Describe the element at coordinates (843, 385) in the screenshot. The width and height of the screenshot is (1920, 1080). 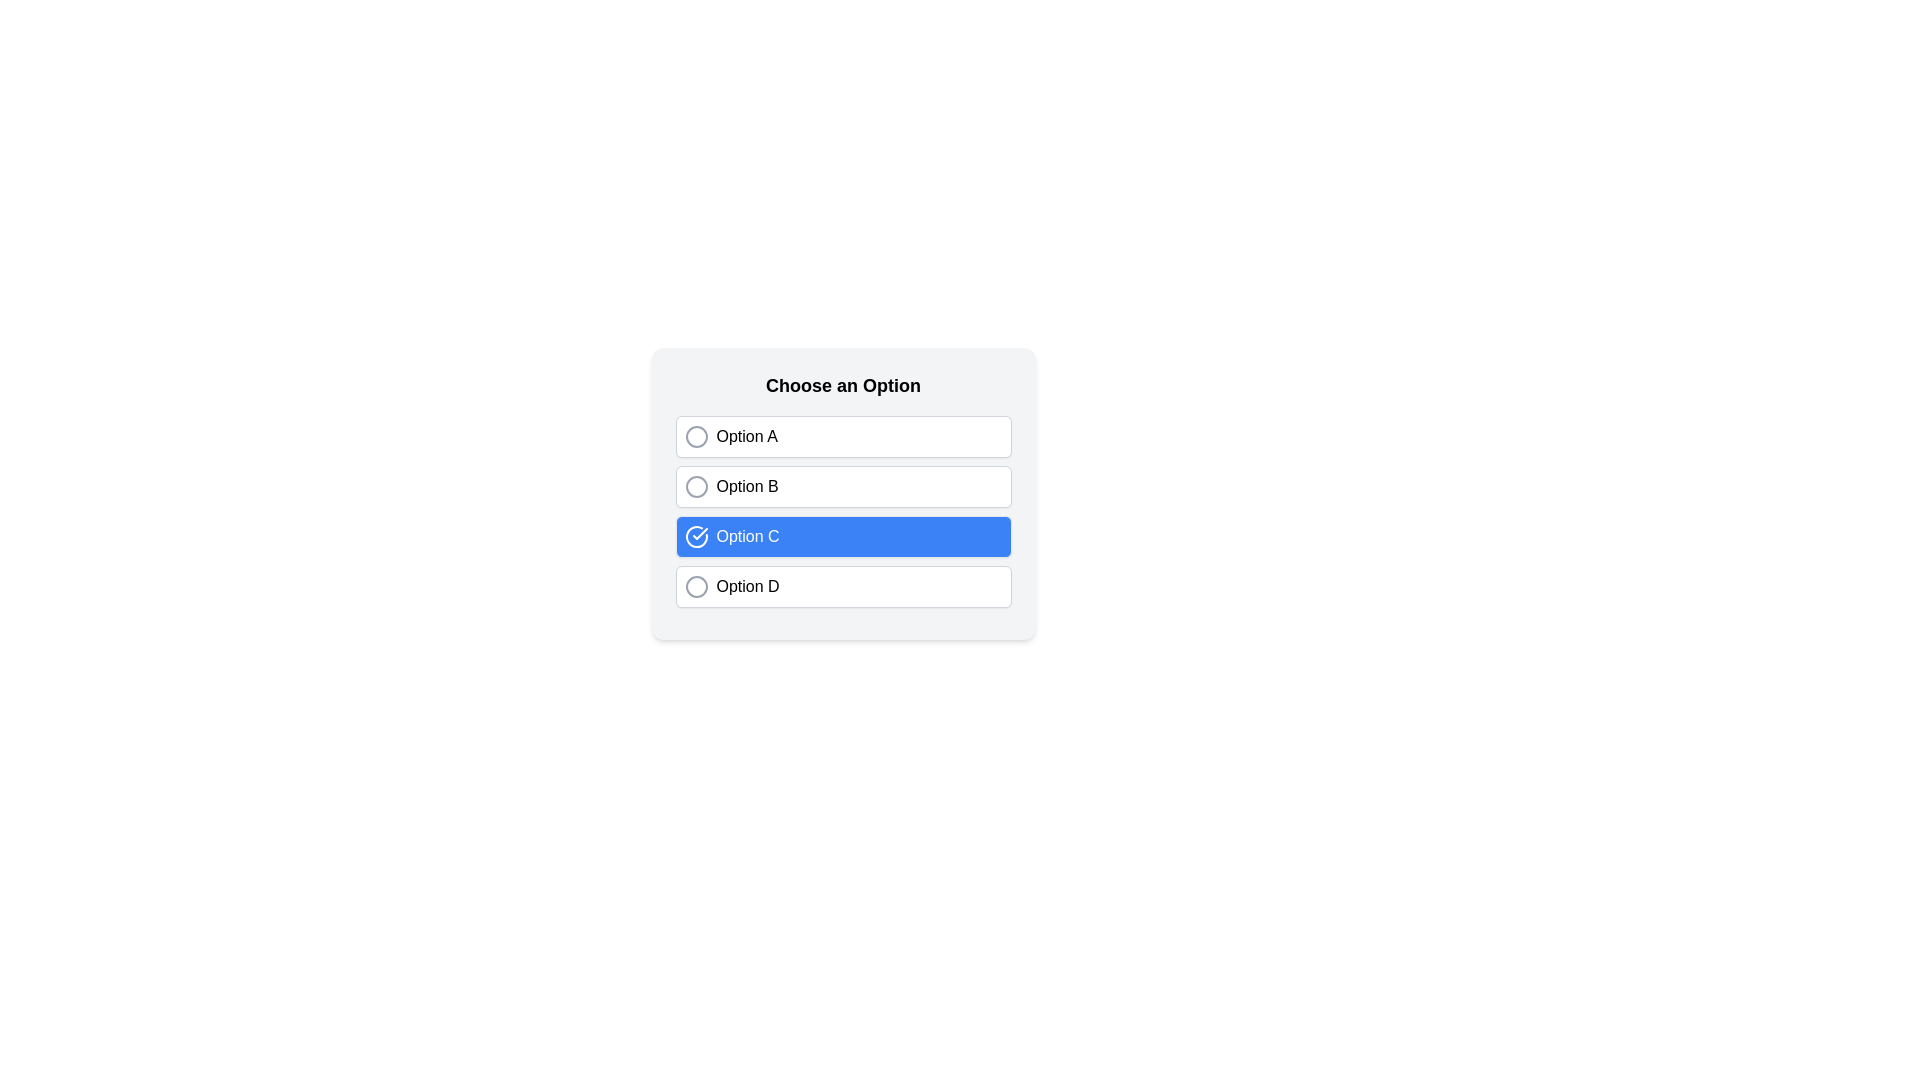
I see `the header text 'Choose an Option', which is styled with a large bold font and is centrally aligned above a list of options` at that location.